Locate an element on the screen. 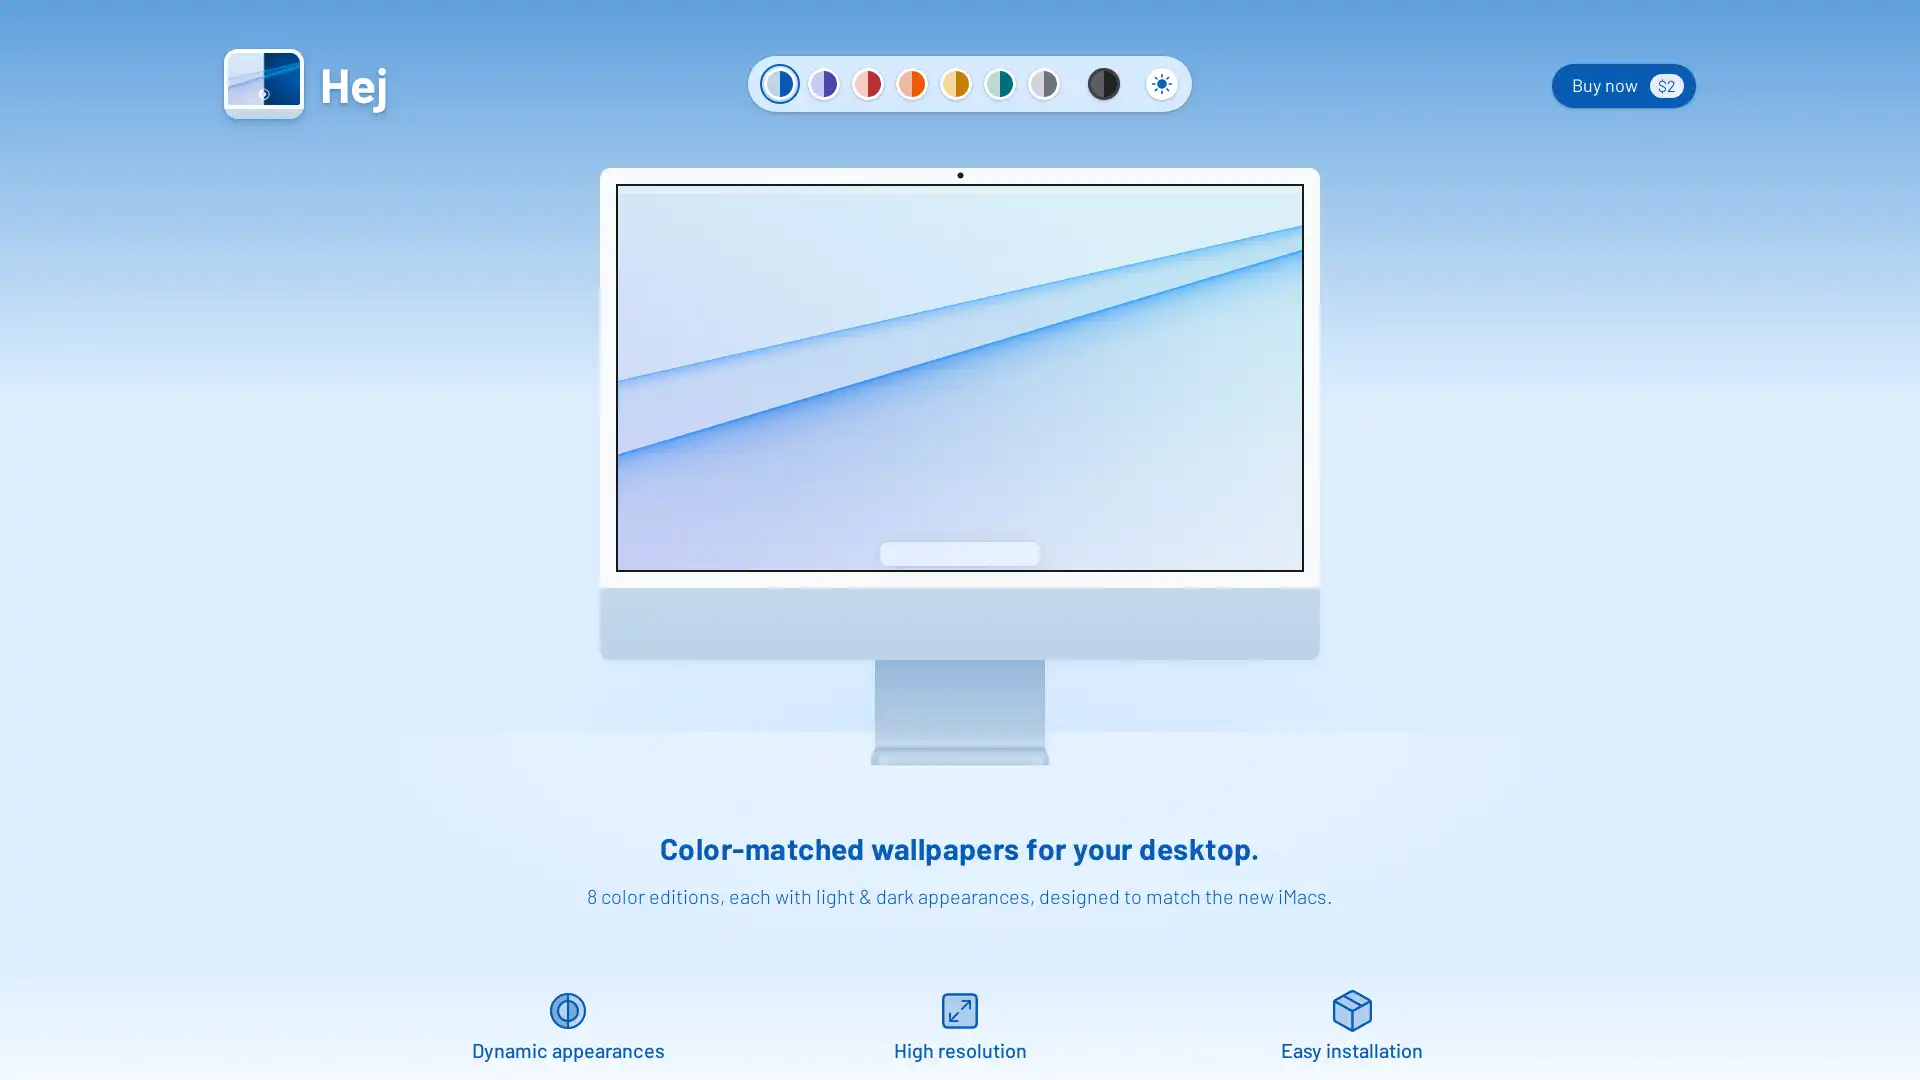  Set theme to green is located at coordinates (999, 83).